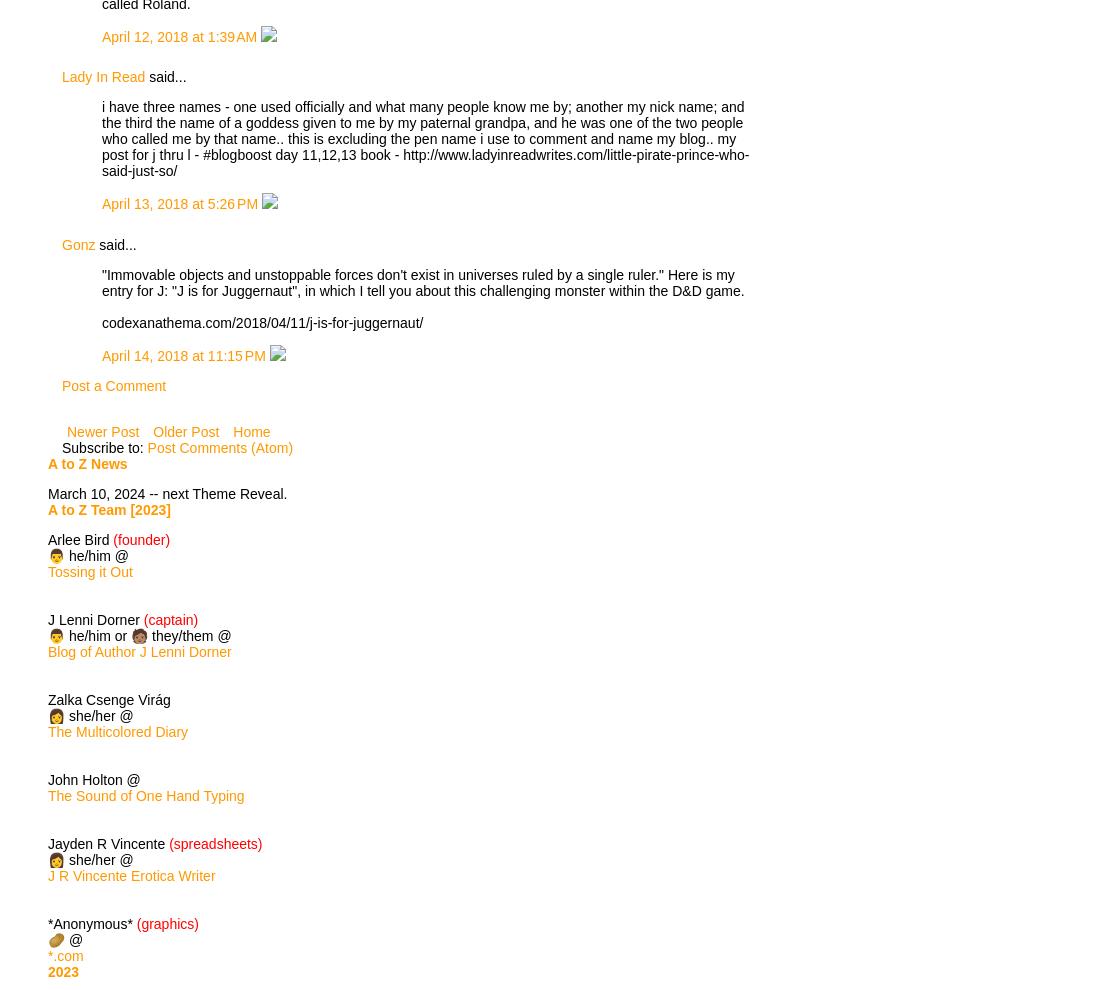 This screenshot has height=990, width=1098. What do you see at coordinates (92, 922) in the screenshot?
I see `'*Anonymous*'` at bounding box center [92, 922].